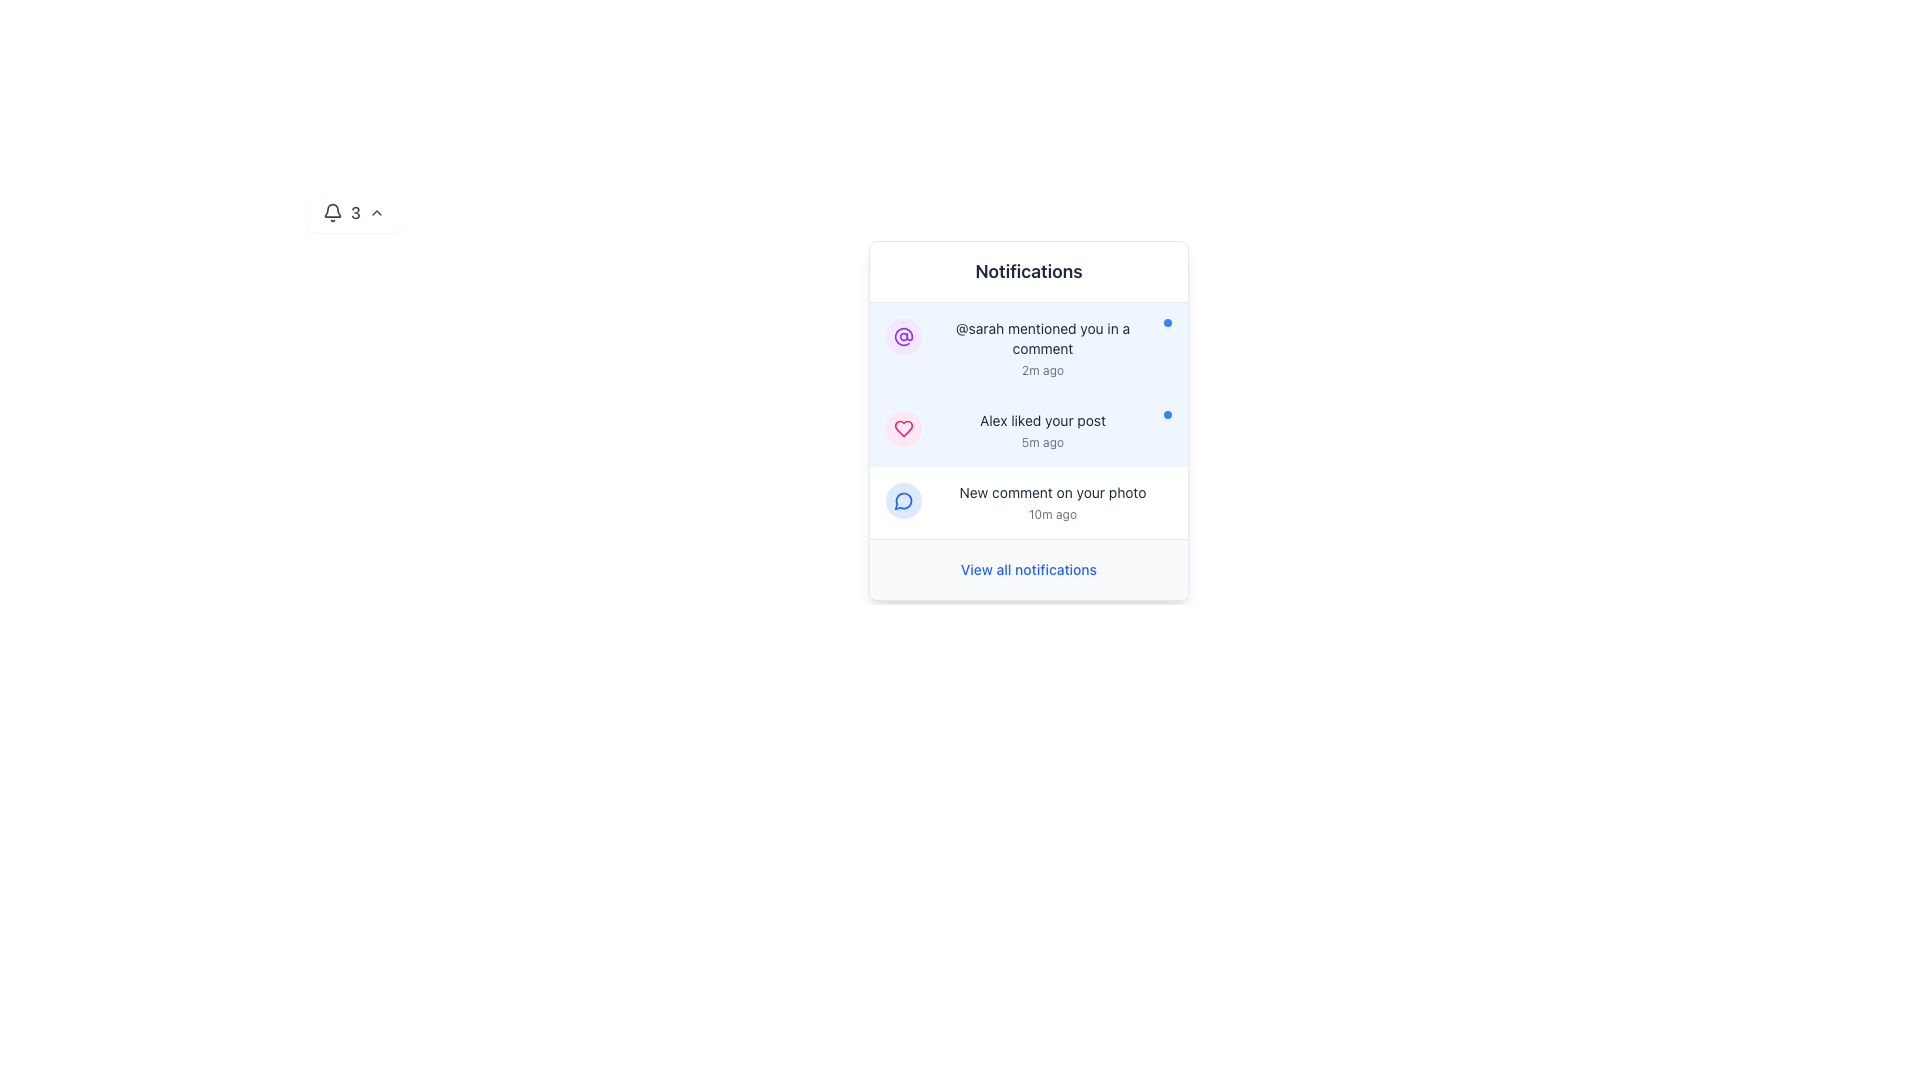 The width and height of the screenshot is (1920, 1080). Describe the element at coordinates (1041, 338) in the screenshot. I see `the notification text that mentions '@sarah', located above the '2m ago' text in the notification card` at that location.